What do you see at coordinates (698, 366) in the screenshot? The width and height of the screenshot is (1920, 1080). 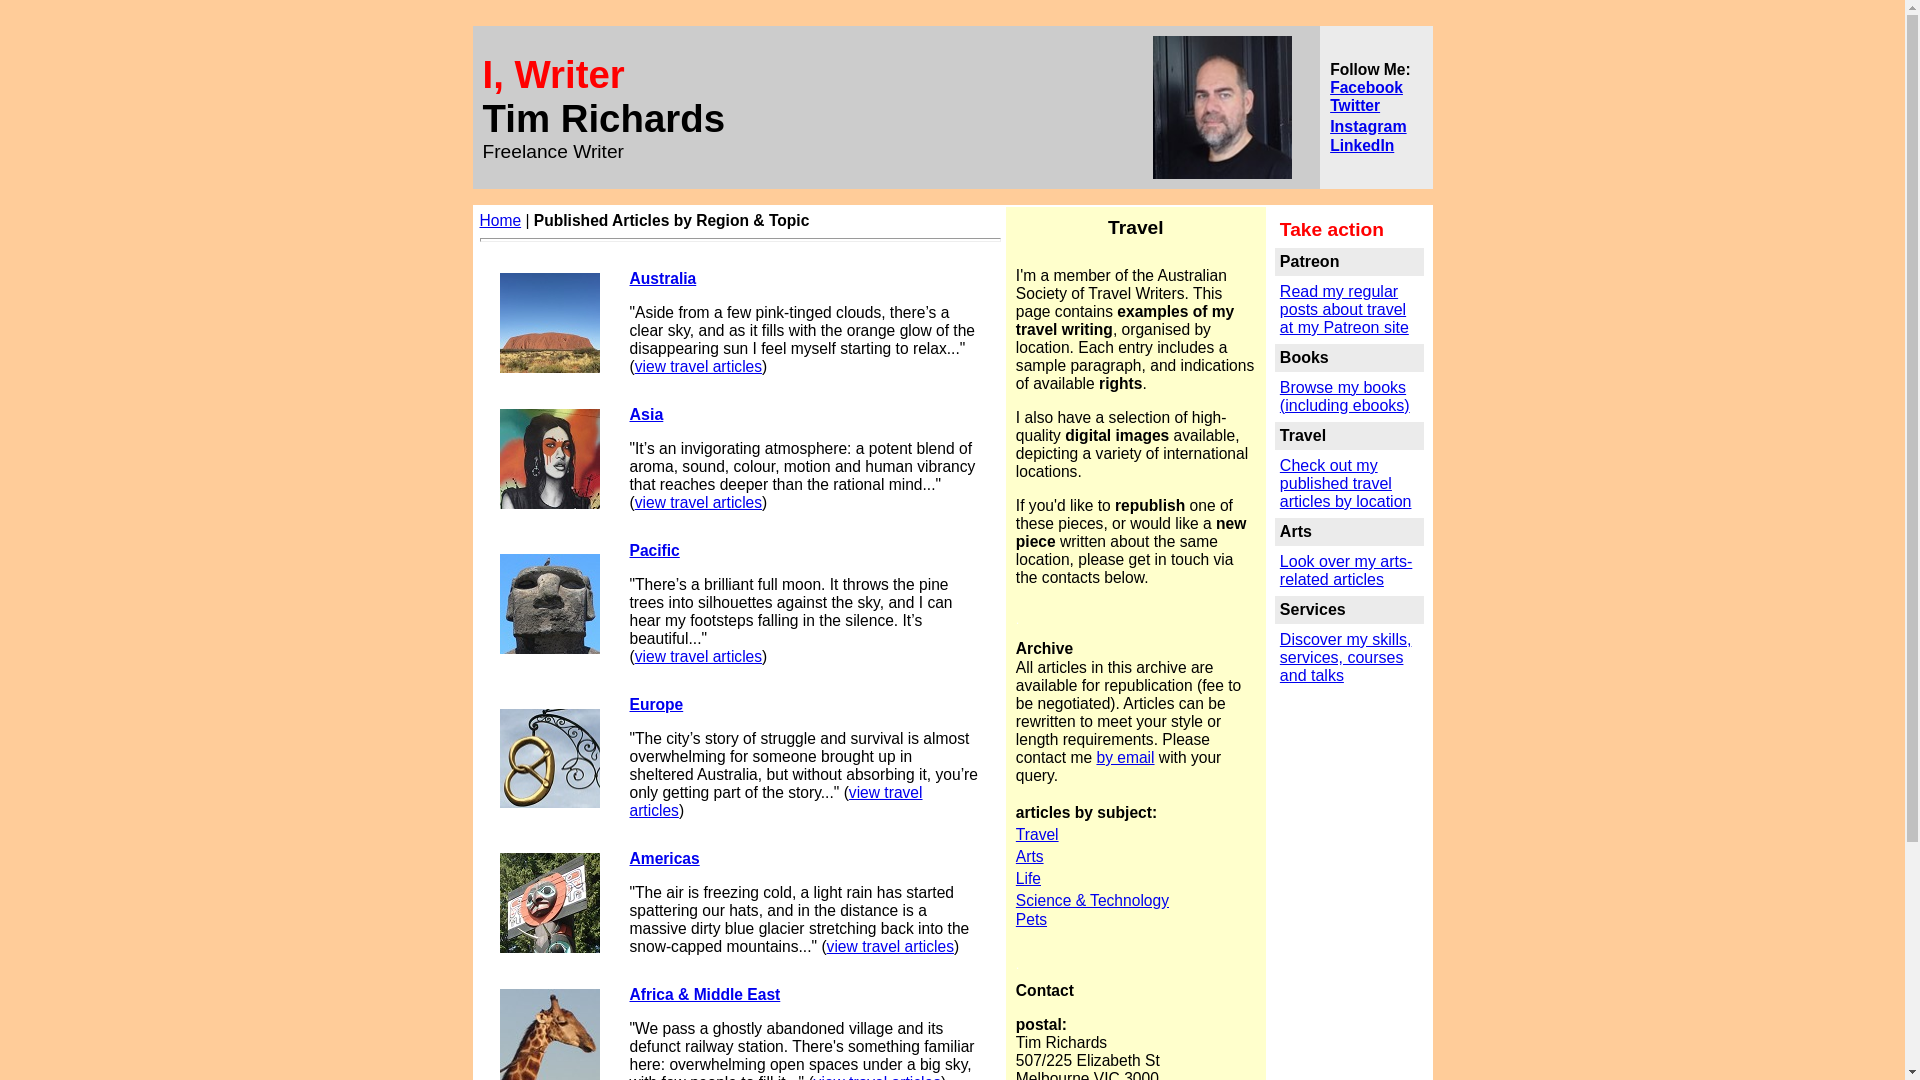 I see `'view travel articles'` at bounding box center [698, 366].